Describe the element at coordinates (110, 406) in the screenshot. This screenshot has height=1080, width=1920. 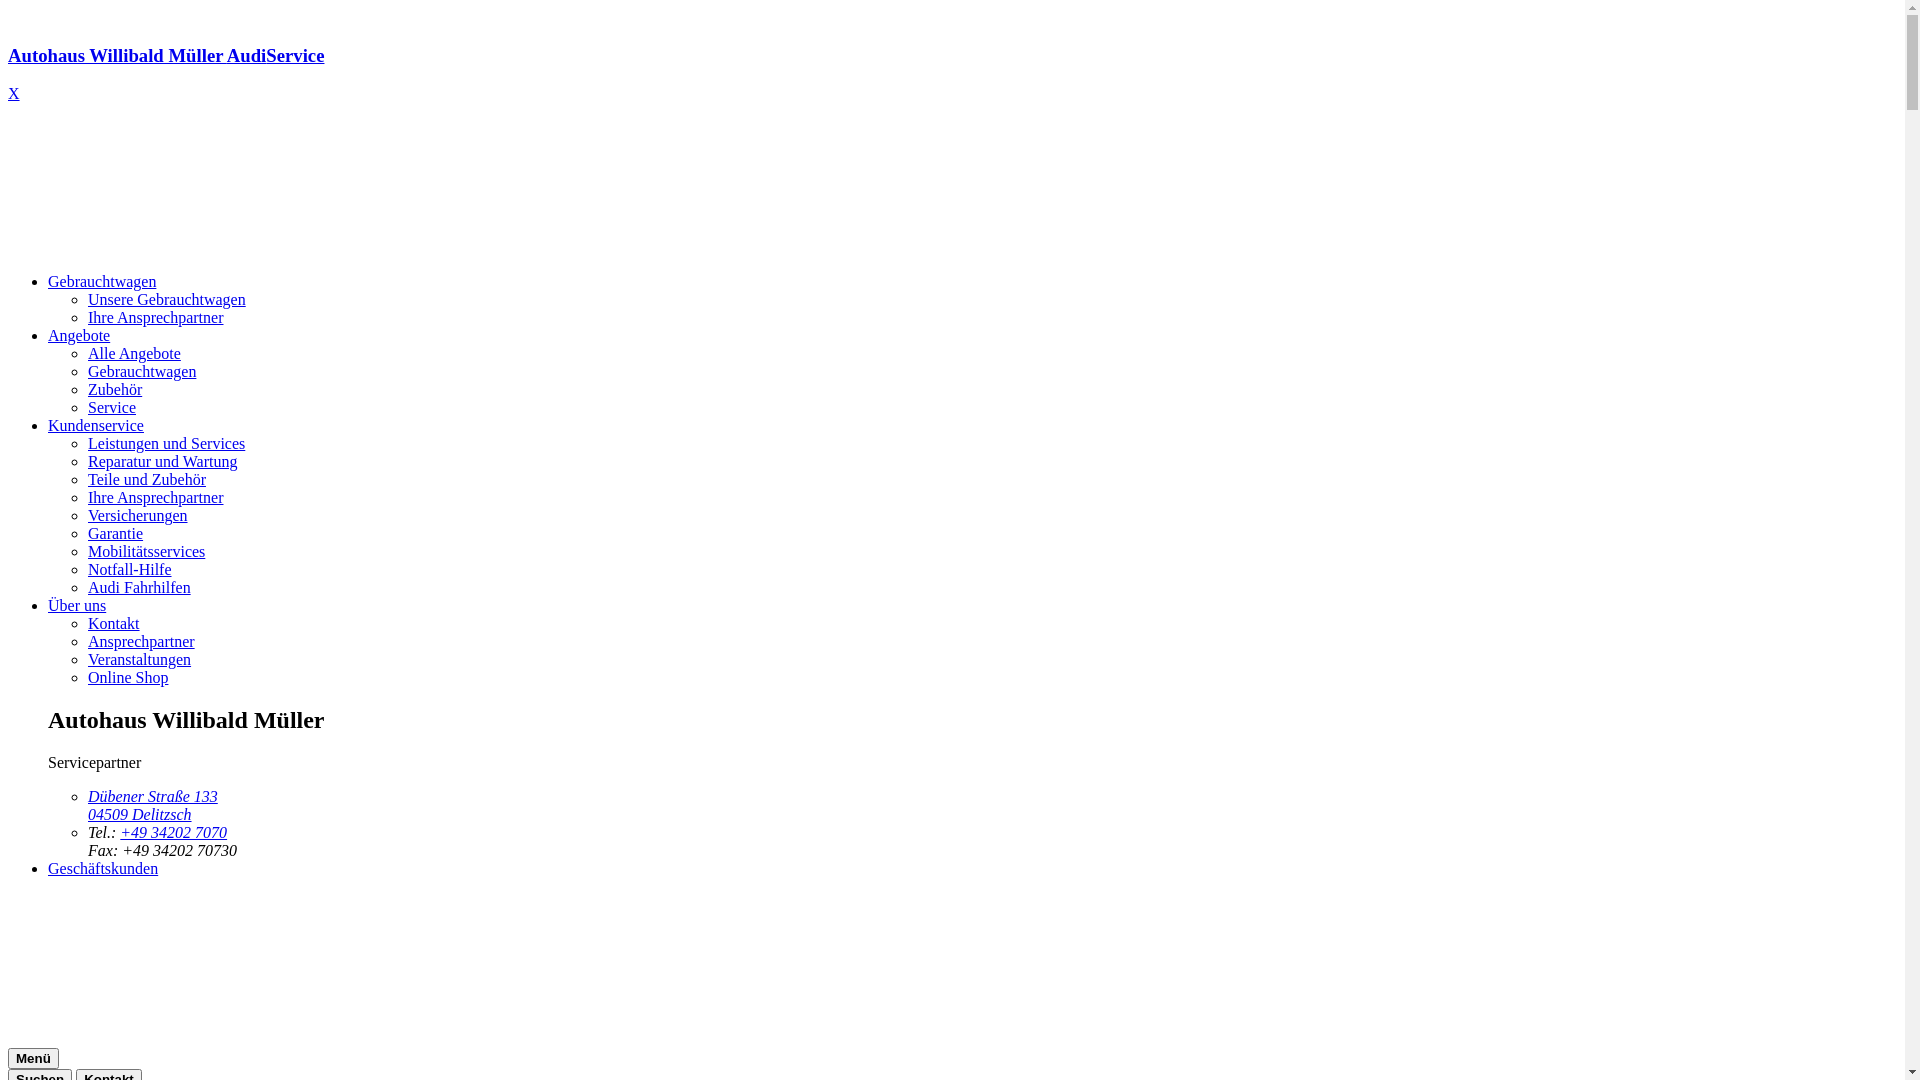
I see `'Service'` at that location.